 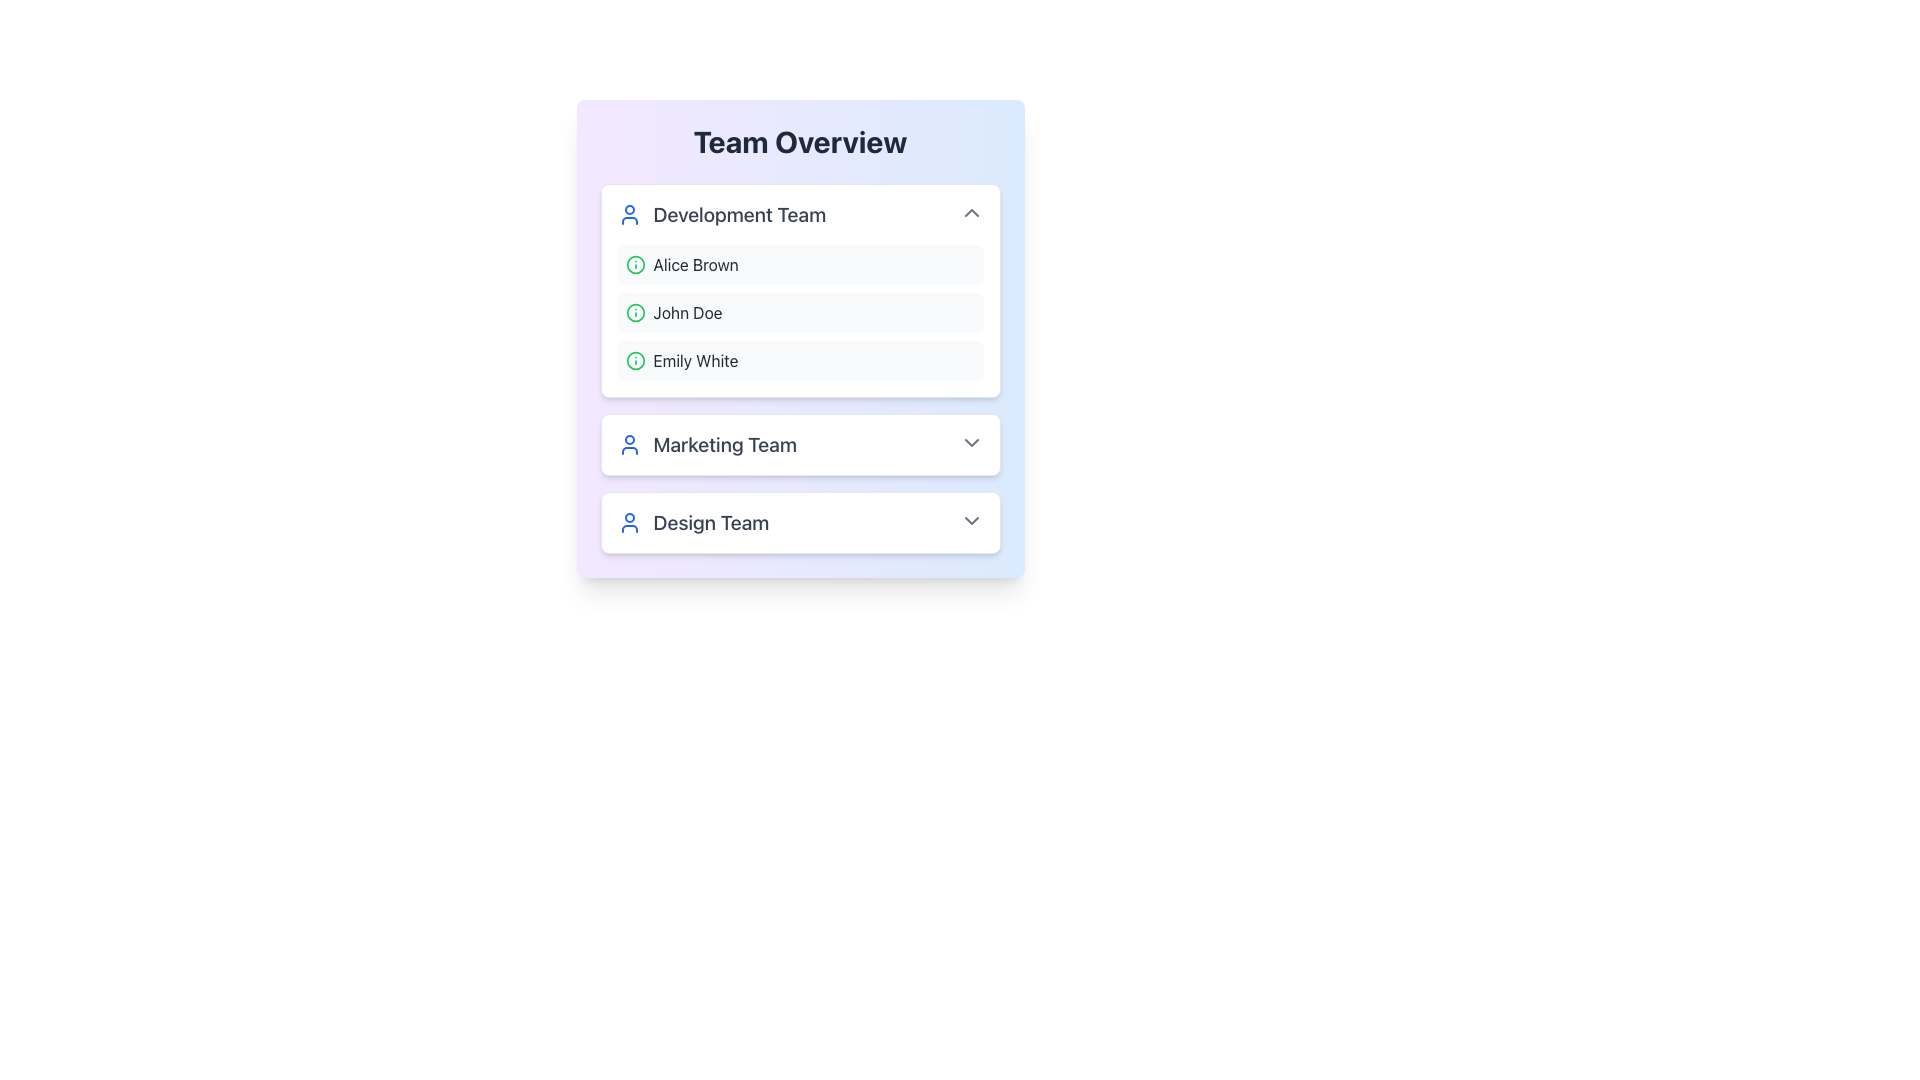 I want to click on the dropdown toggle icon for the 'Marketing Team' section, so click(x=971, y=442).